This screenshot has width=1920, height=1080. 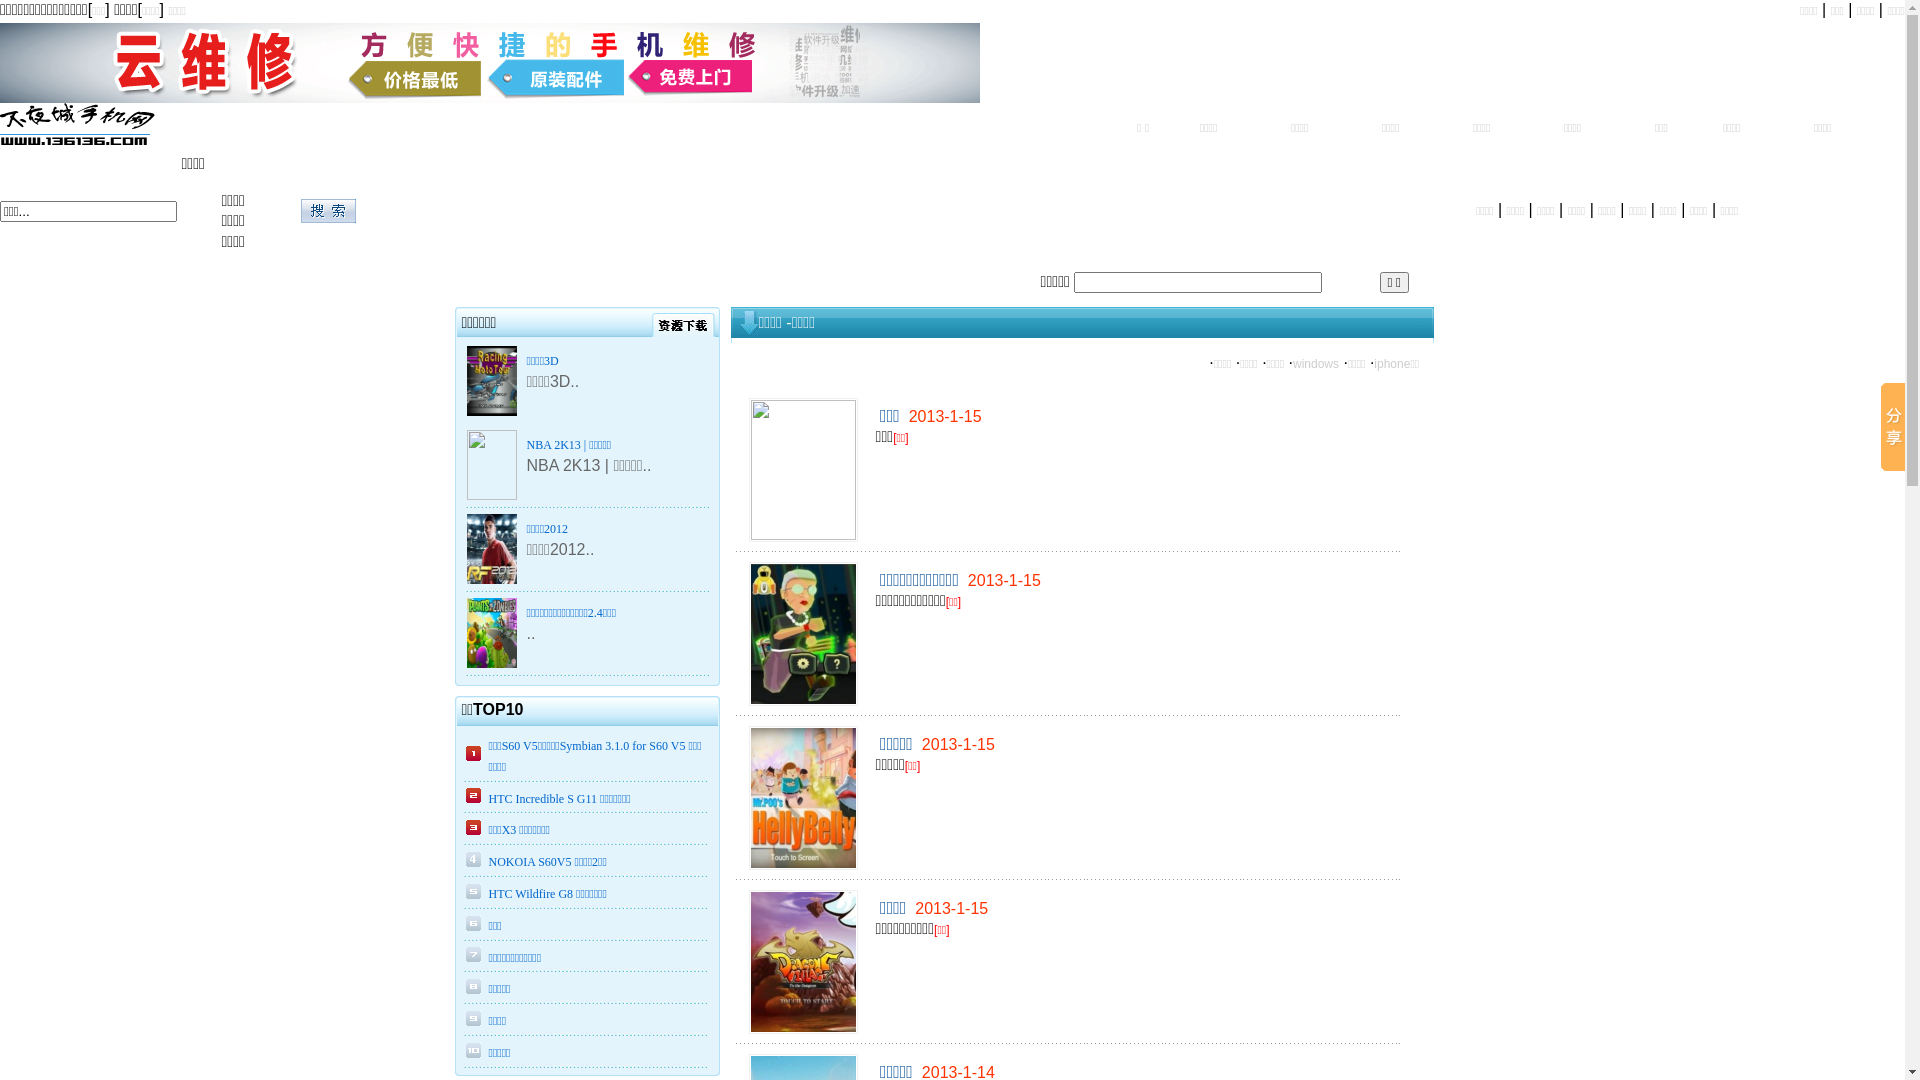 What do you see at coordinates (1292, 363) in the screenshot?
I see `'windows'` at bounding box center [1292, 363].